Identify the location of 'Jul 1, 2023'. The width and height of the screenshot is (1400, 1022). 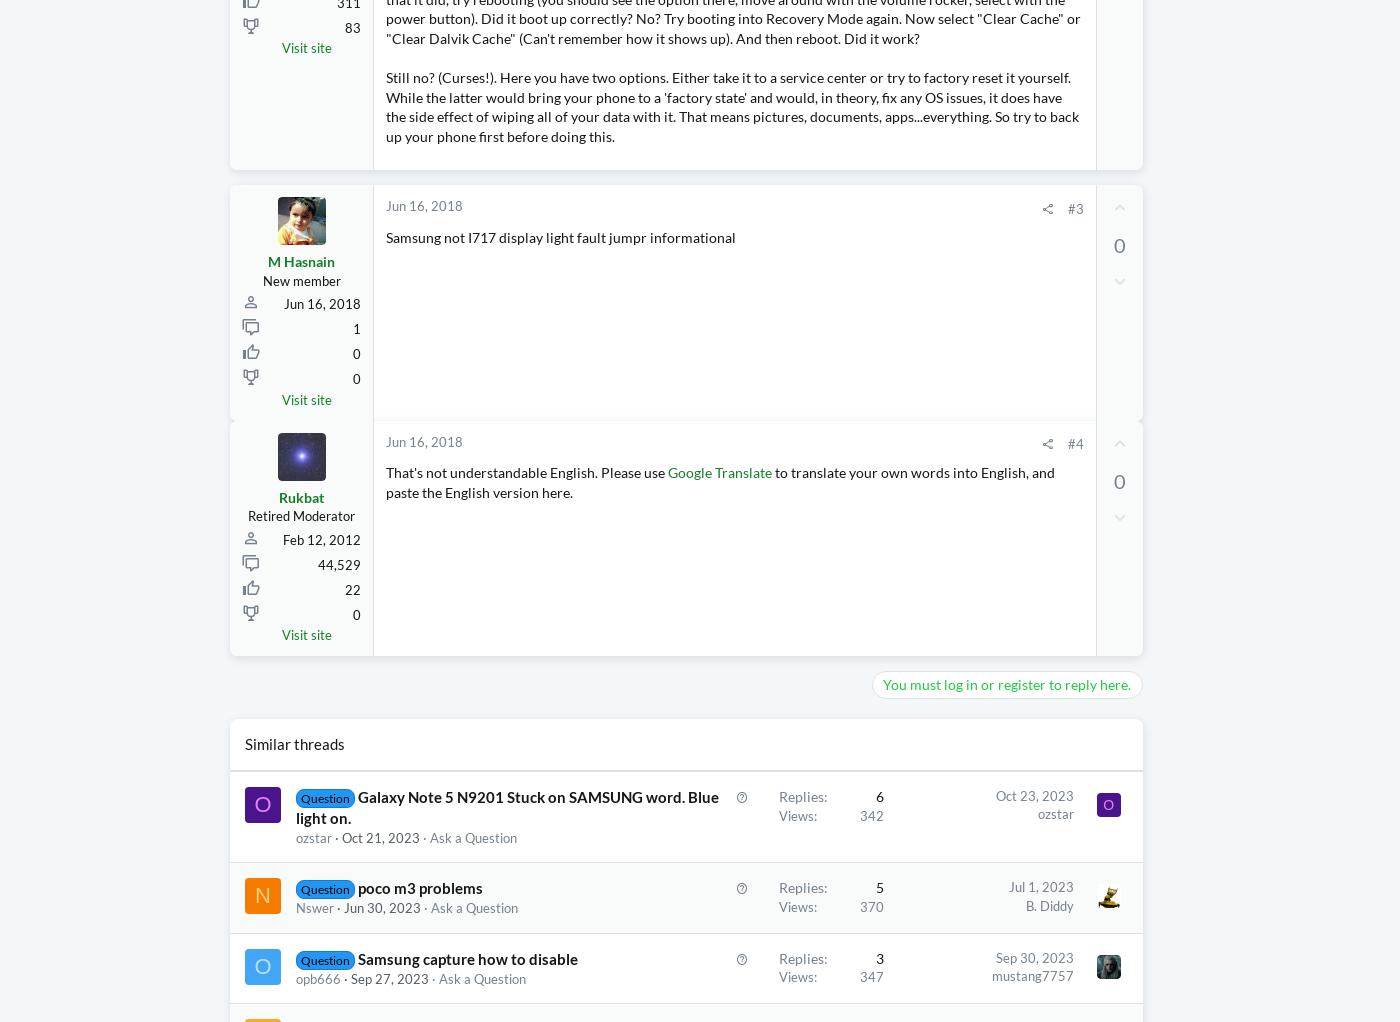
(958, 926).